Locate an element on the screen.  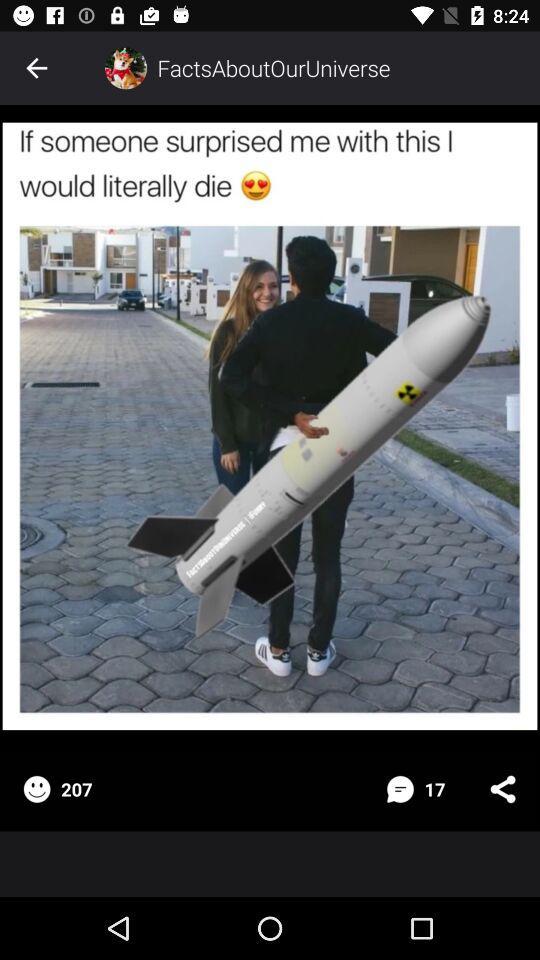
icon next to the factsaboutouruniverse icon is located at coordinates (125, 68).